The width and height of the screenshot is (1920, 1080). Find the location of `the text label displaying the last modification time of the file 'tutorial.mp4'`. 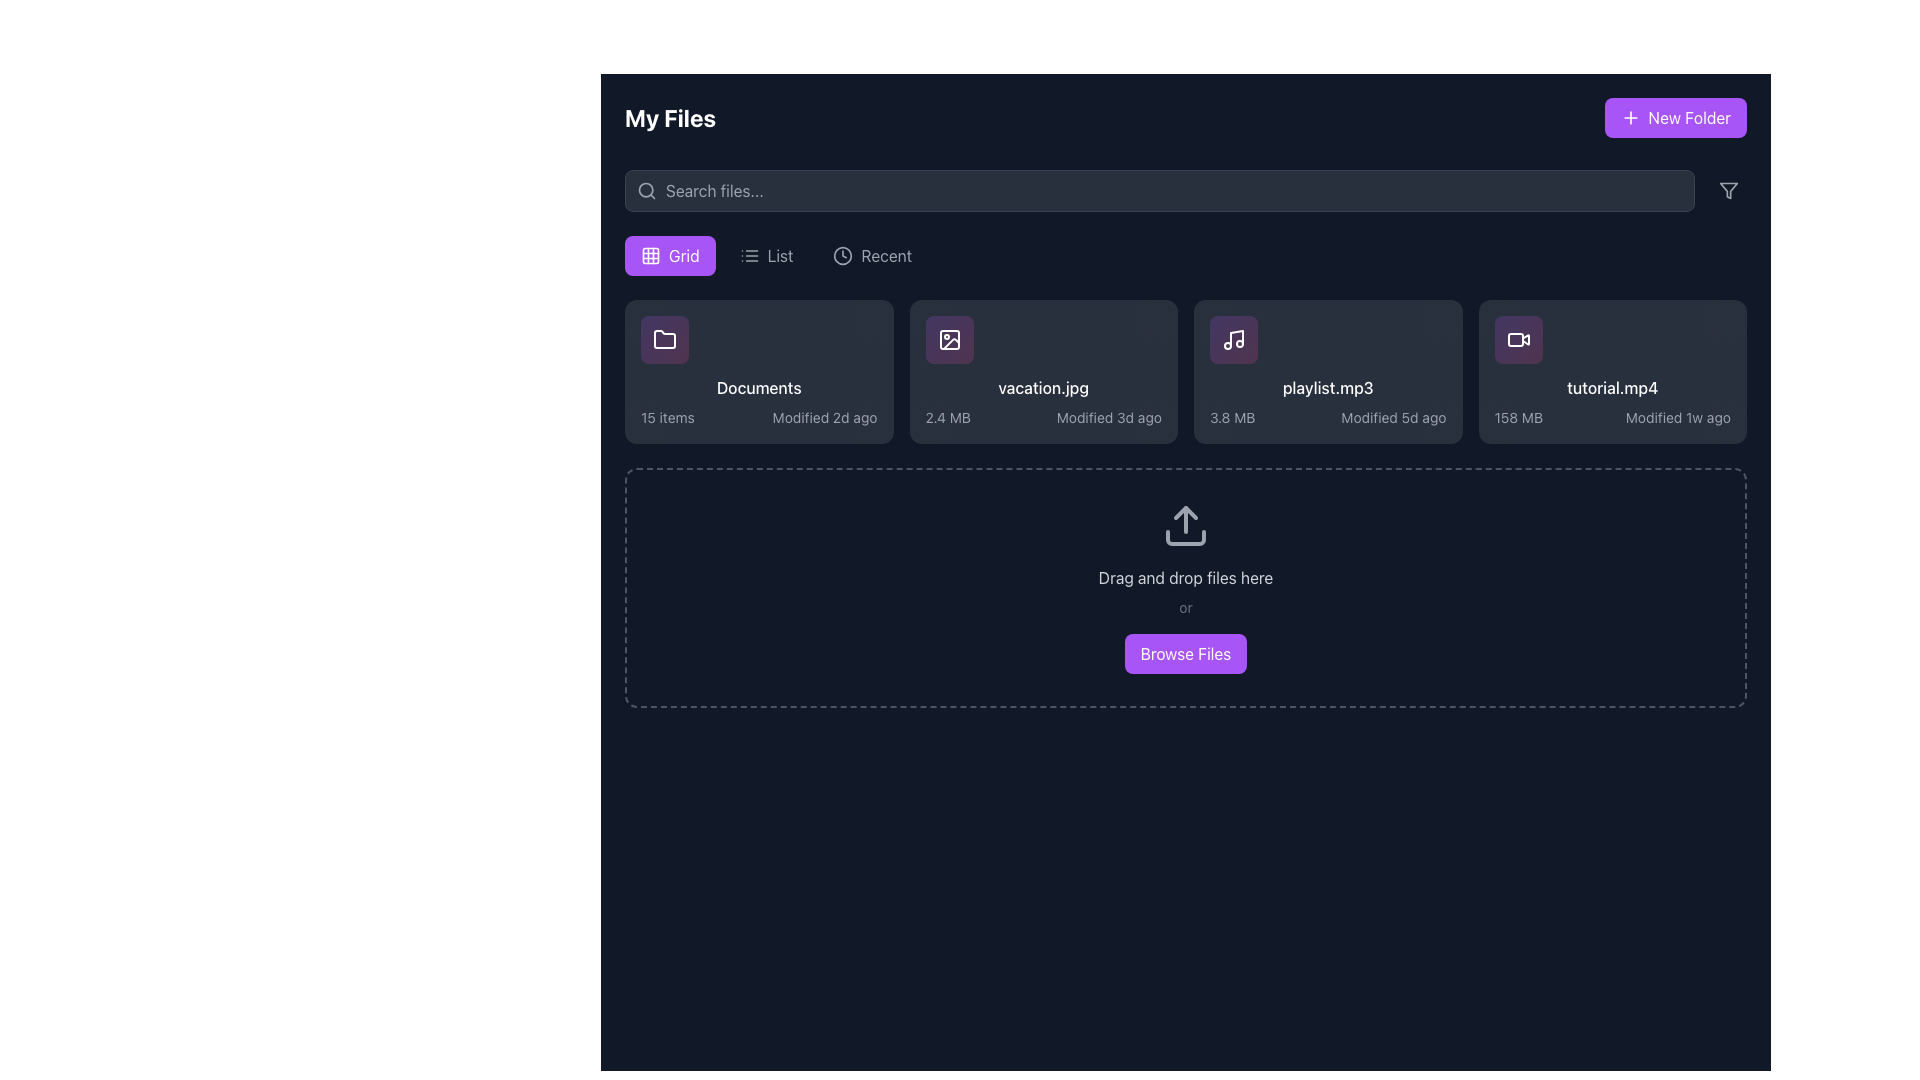

the text label displaying the last modification time of the file 'tutorial.mp4' is located at coordinates (1678, 416).